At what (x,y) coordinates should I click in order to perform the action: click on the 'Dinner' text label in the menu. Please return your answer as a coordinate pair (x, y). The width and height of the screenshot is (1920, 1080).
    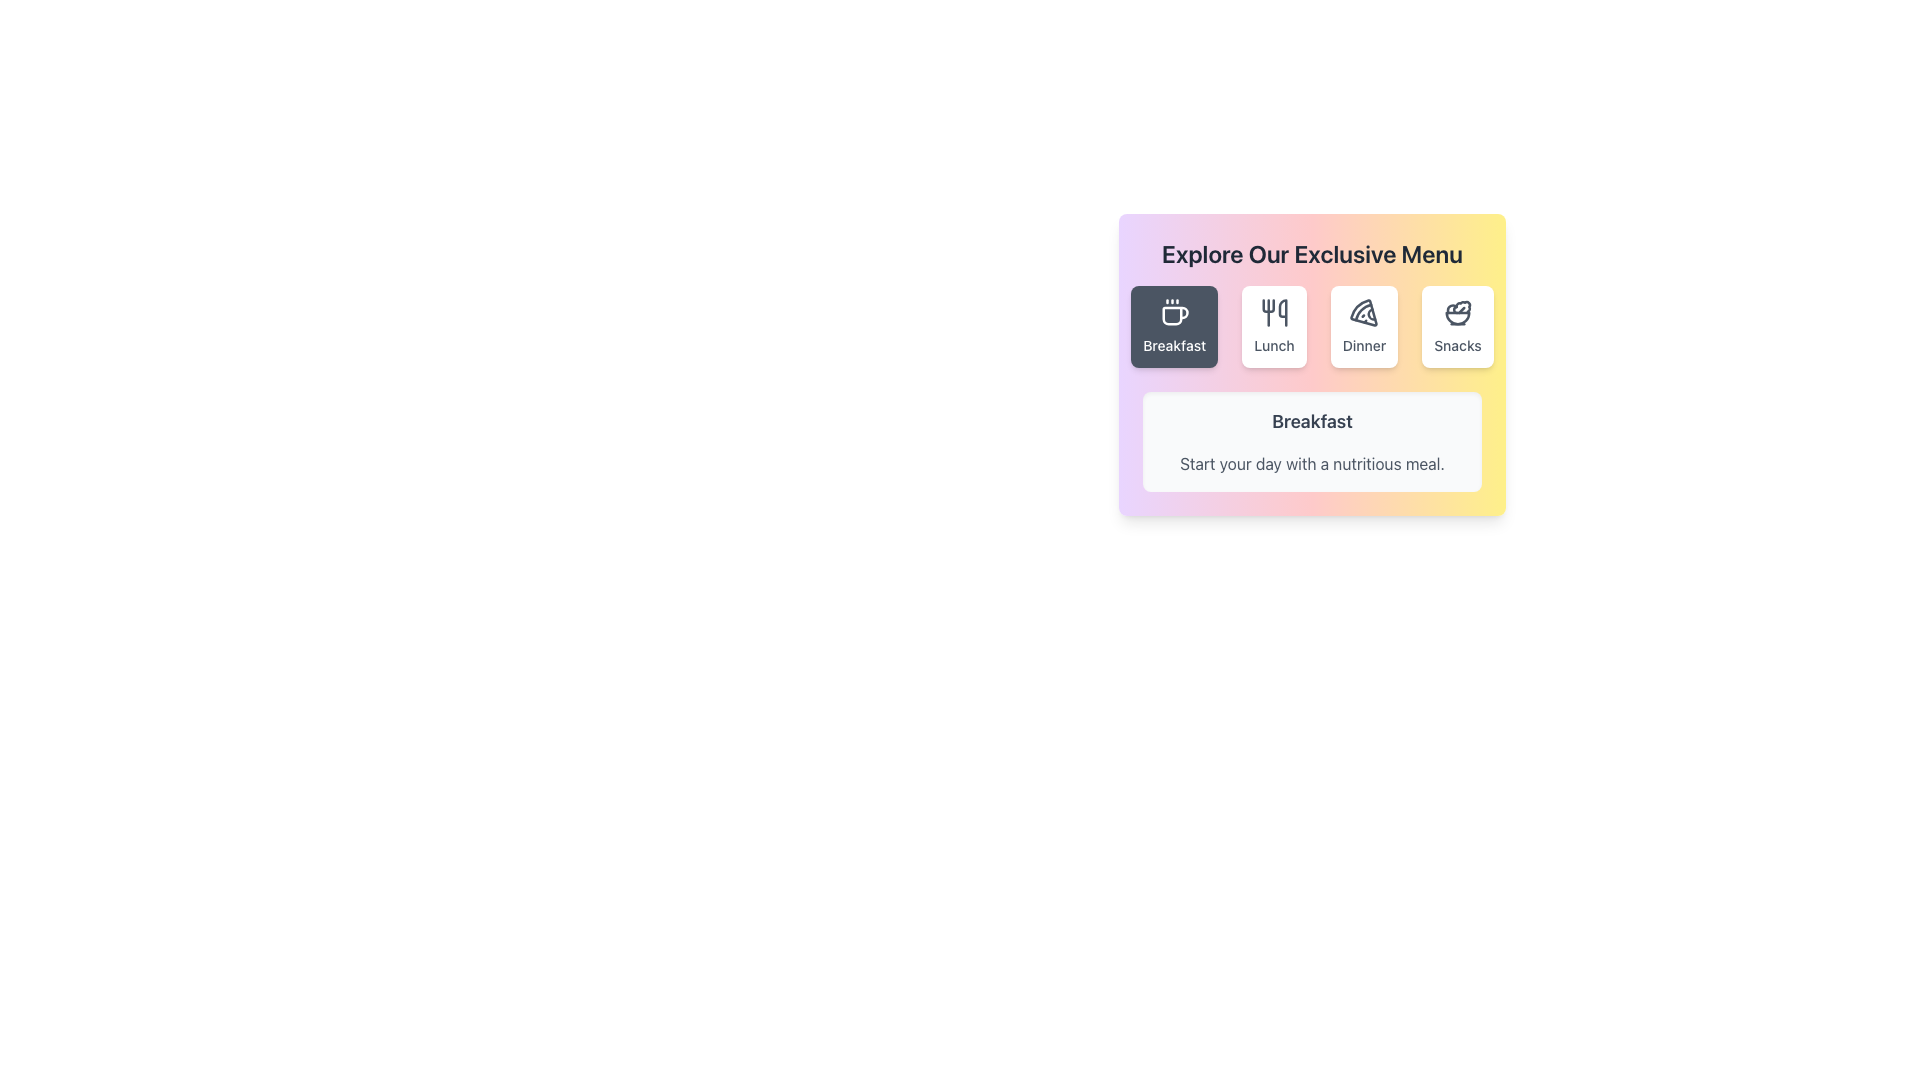
    Looking at the image, I should click on (1363, 345).